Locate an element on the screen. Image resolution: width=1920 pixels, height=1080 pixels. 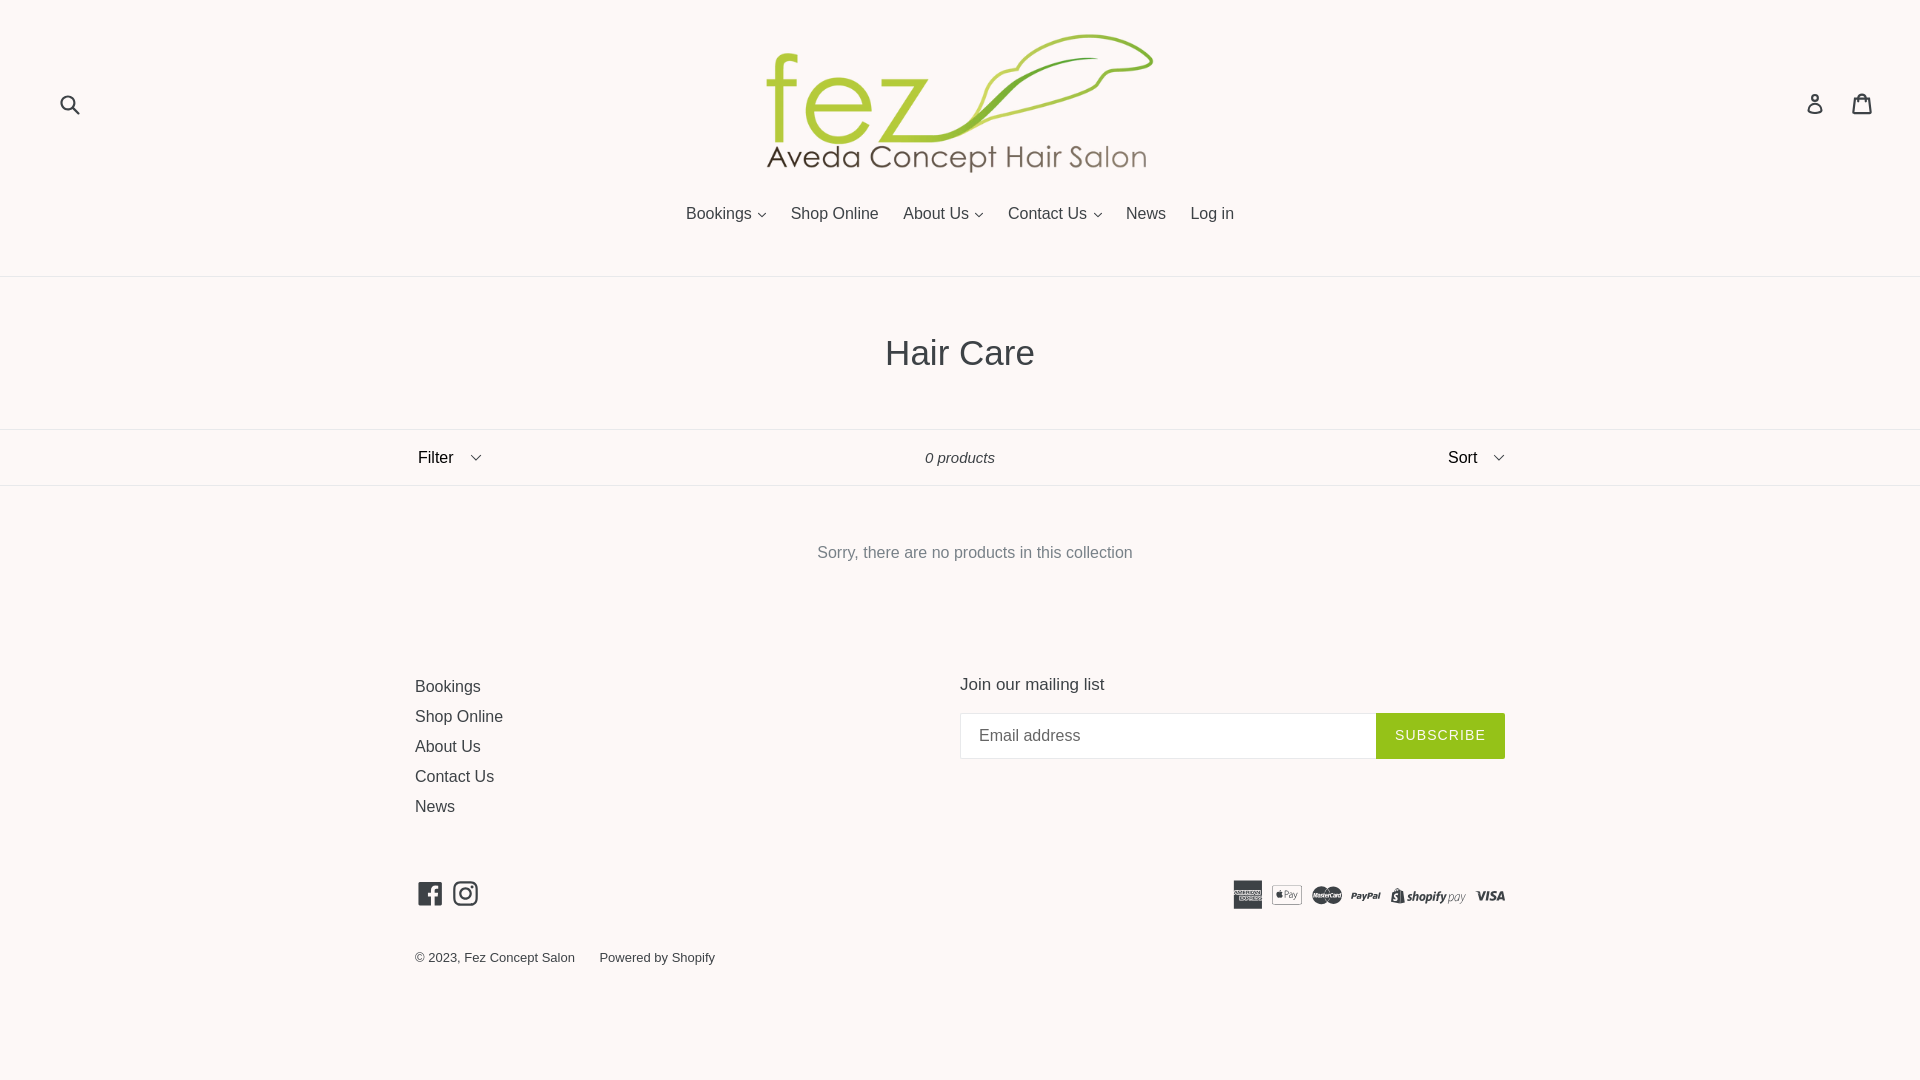
'Instagram' is located at coordinates (464, 892).